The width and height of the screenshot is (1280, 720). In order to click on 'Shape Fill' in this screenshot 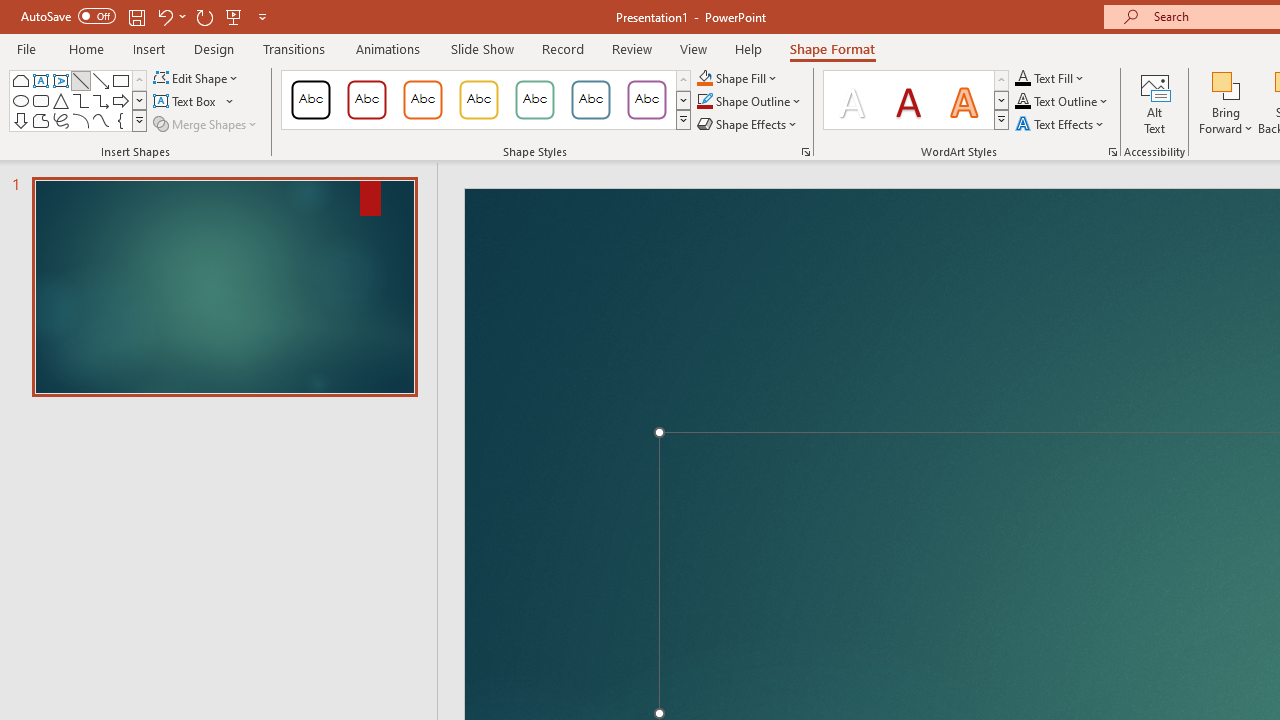, I will do `click(736, 77)`.